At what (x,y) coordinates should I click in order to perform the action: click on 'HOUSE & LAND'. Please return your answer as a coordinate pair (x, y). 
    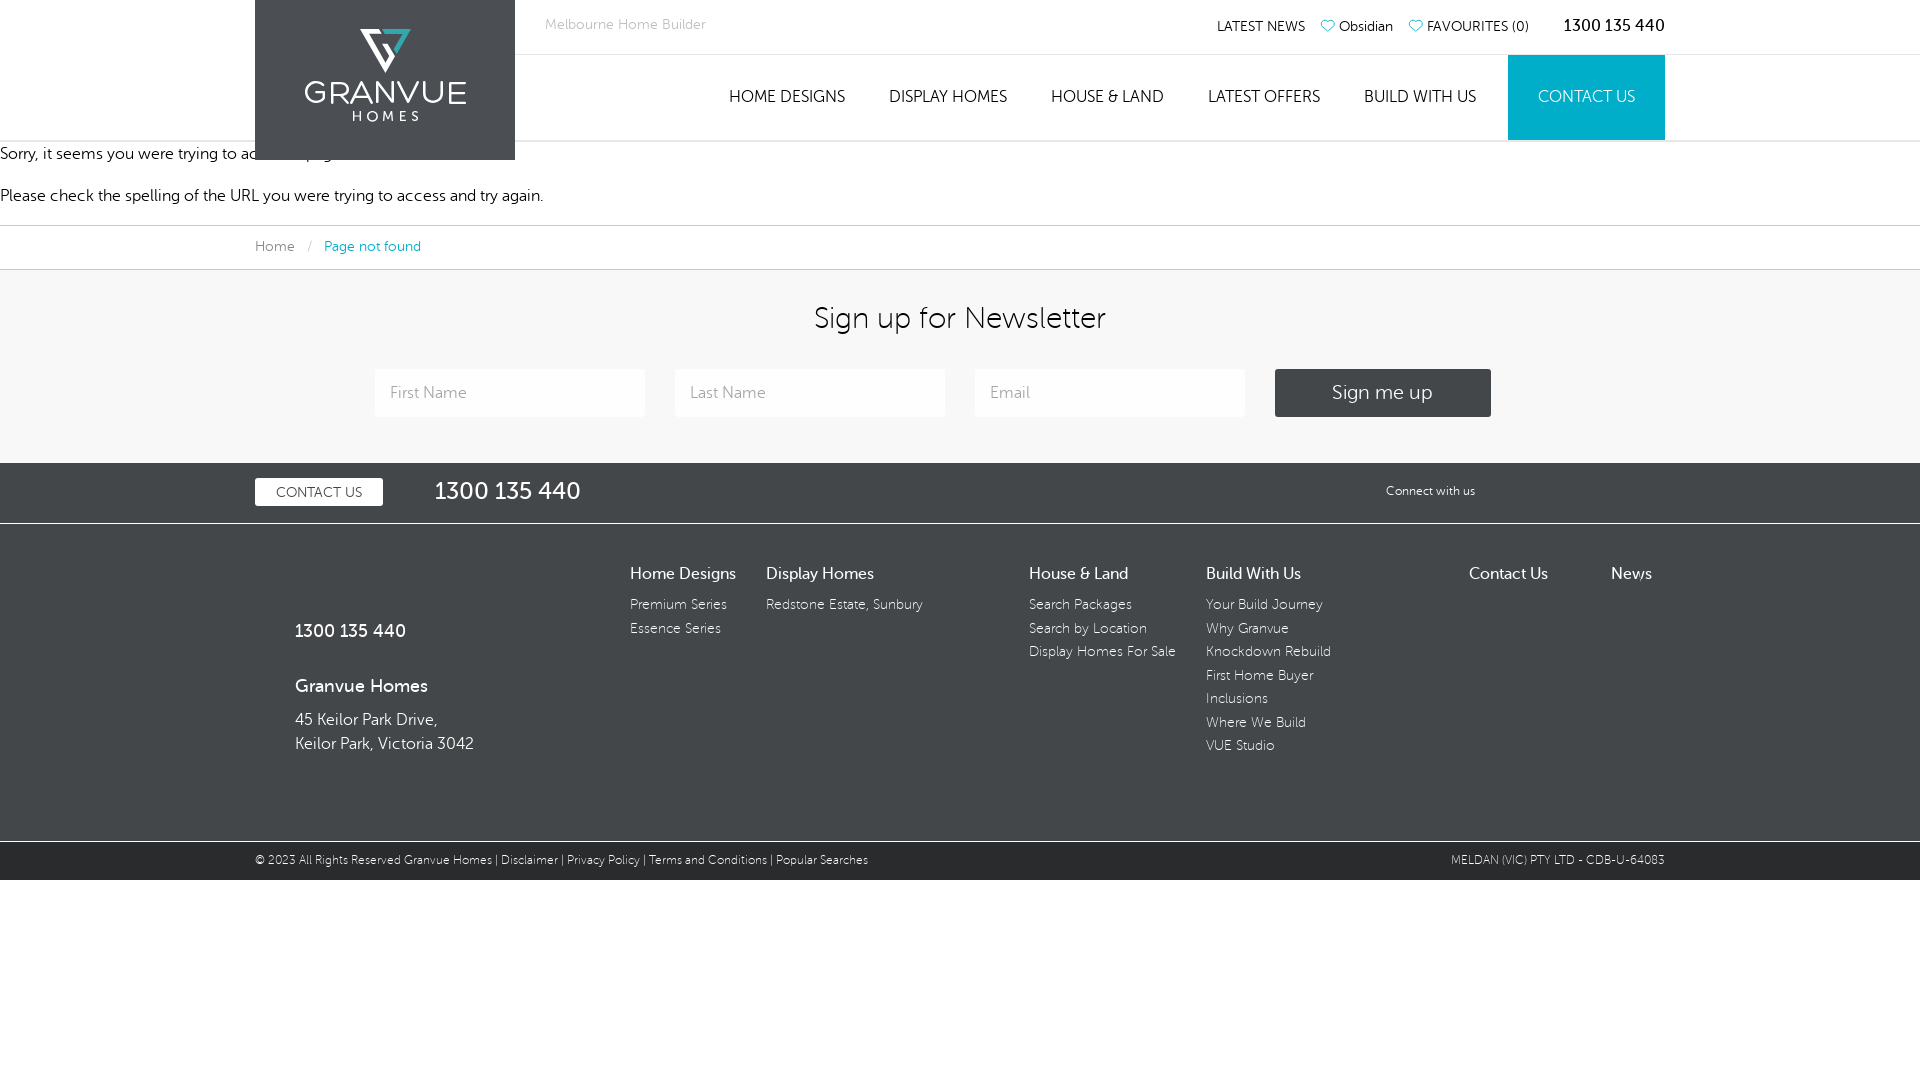
    Looking at the image, I should click on (1028, 97).